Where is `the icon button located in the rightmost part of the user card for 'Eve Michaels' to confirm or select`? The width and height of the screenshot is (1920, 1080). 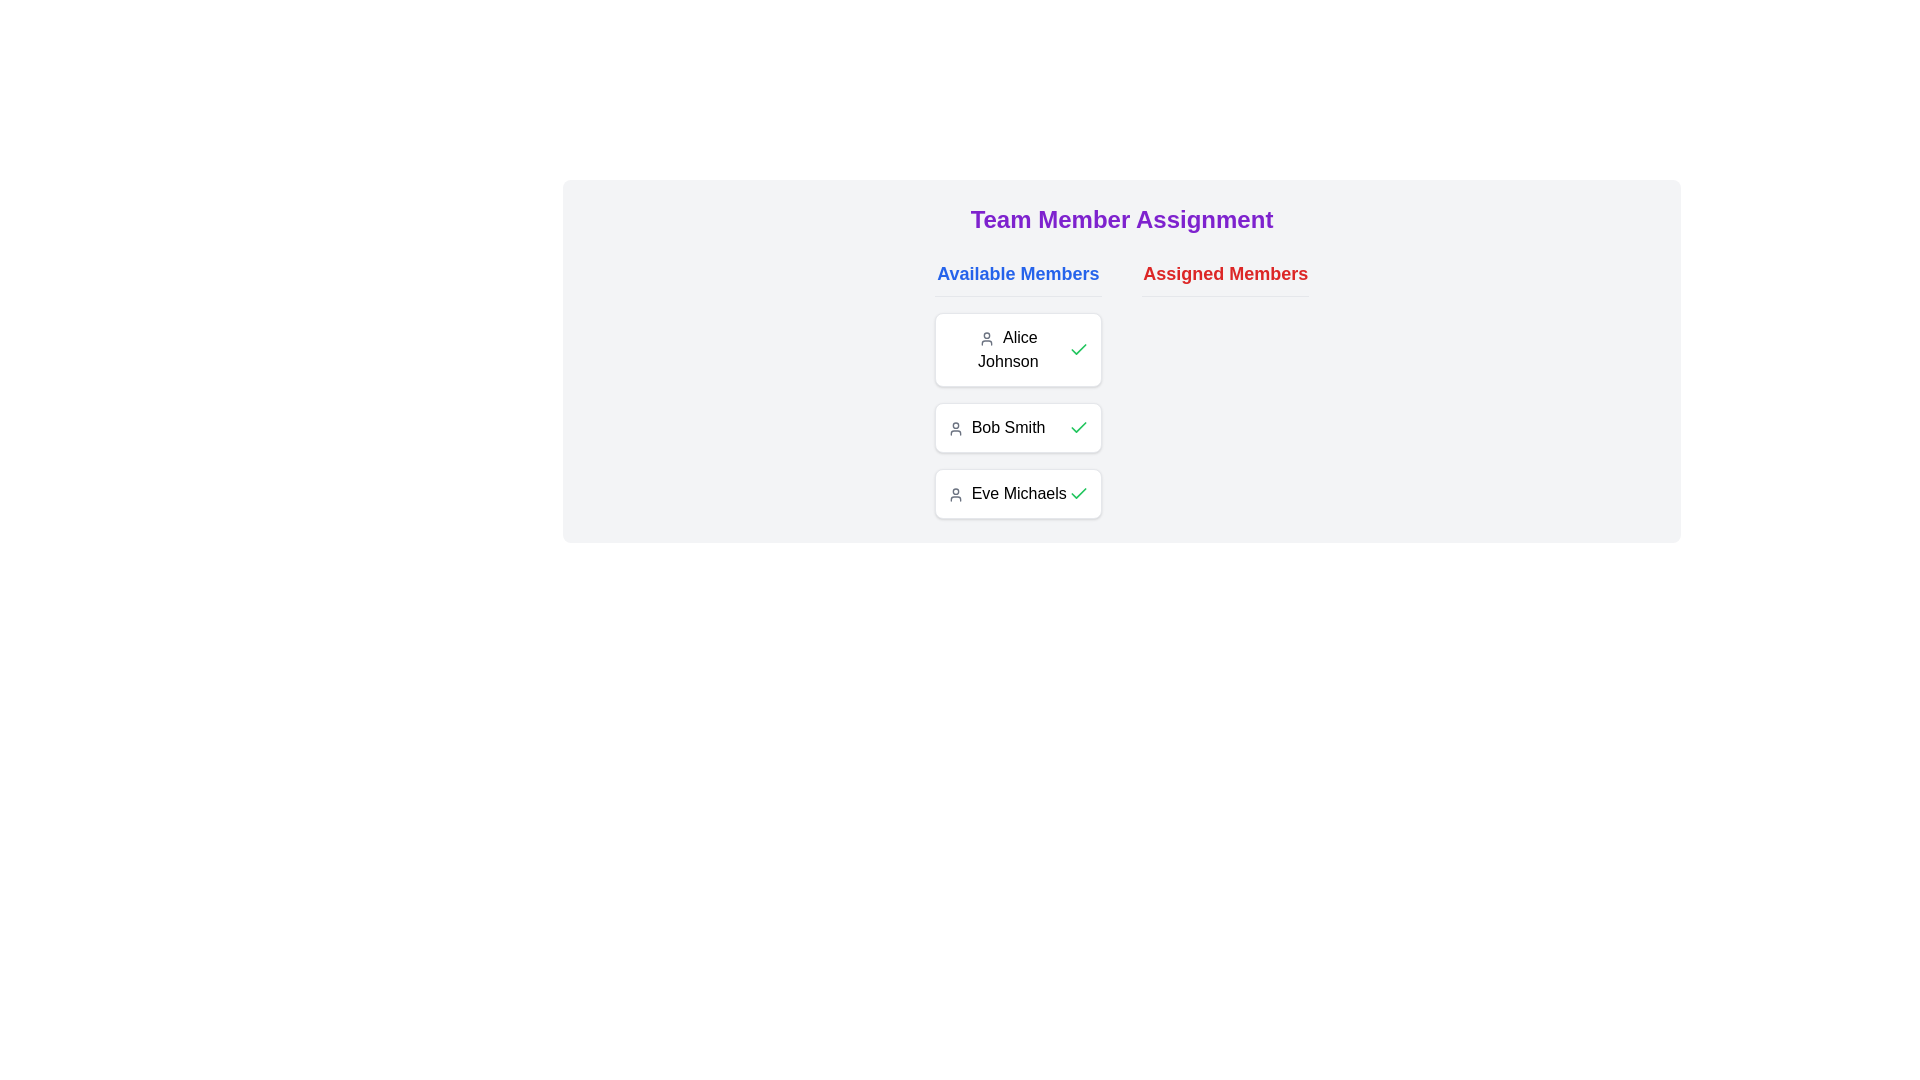 the icon button located in the rightmost part of the user card for 'Eve Michaels' to confirm or select is located at coordinates (1078, 493).